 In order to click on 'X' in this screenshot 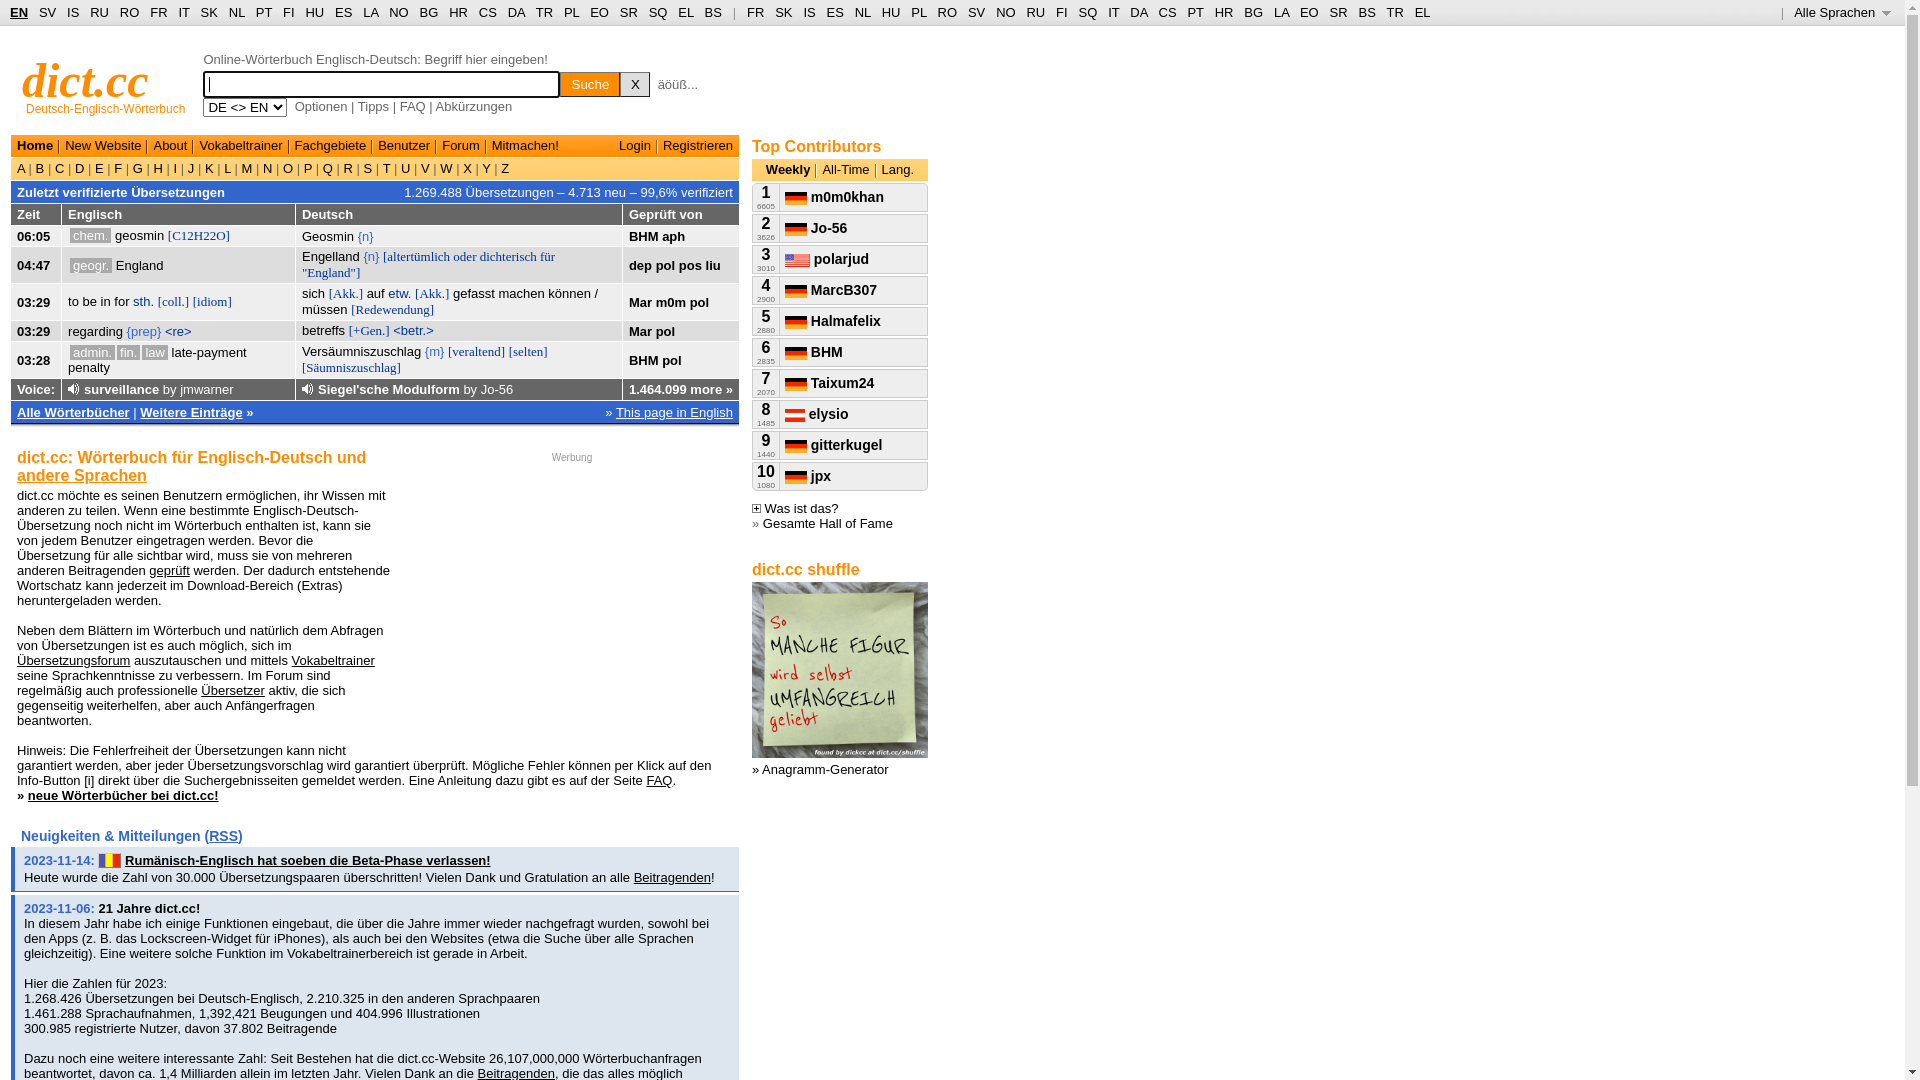, I will do `click(467, 167)`.